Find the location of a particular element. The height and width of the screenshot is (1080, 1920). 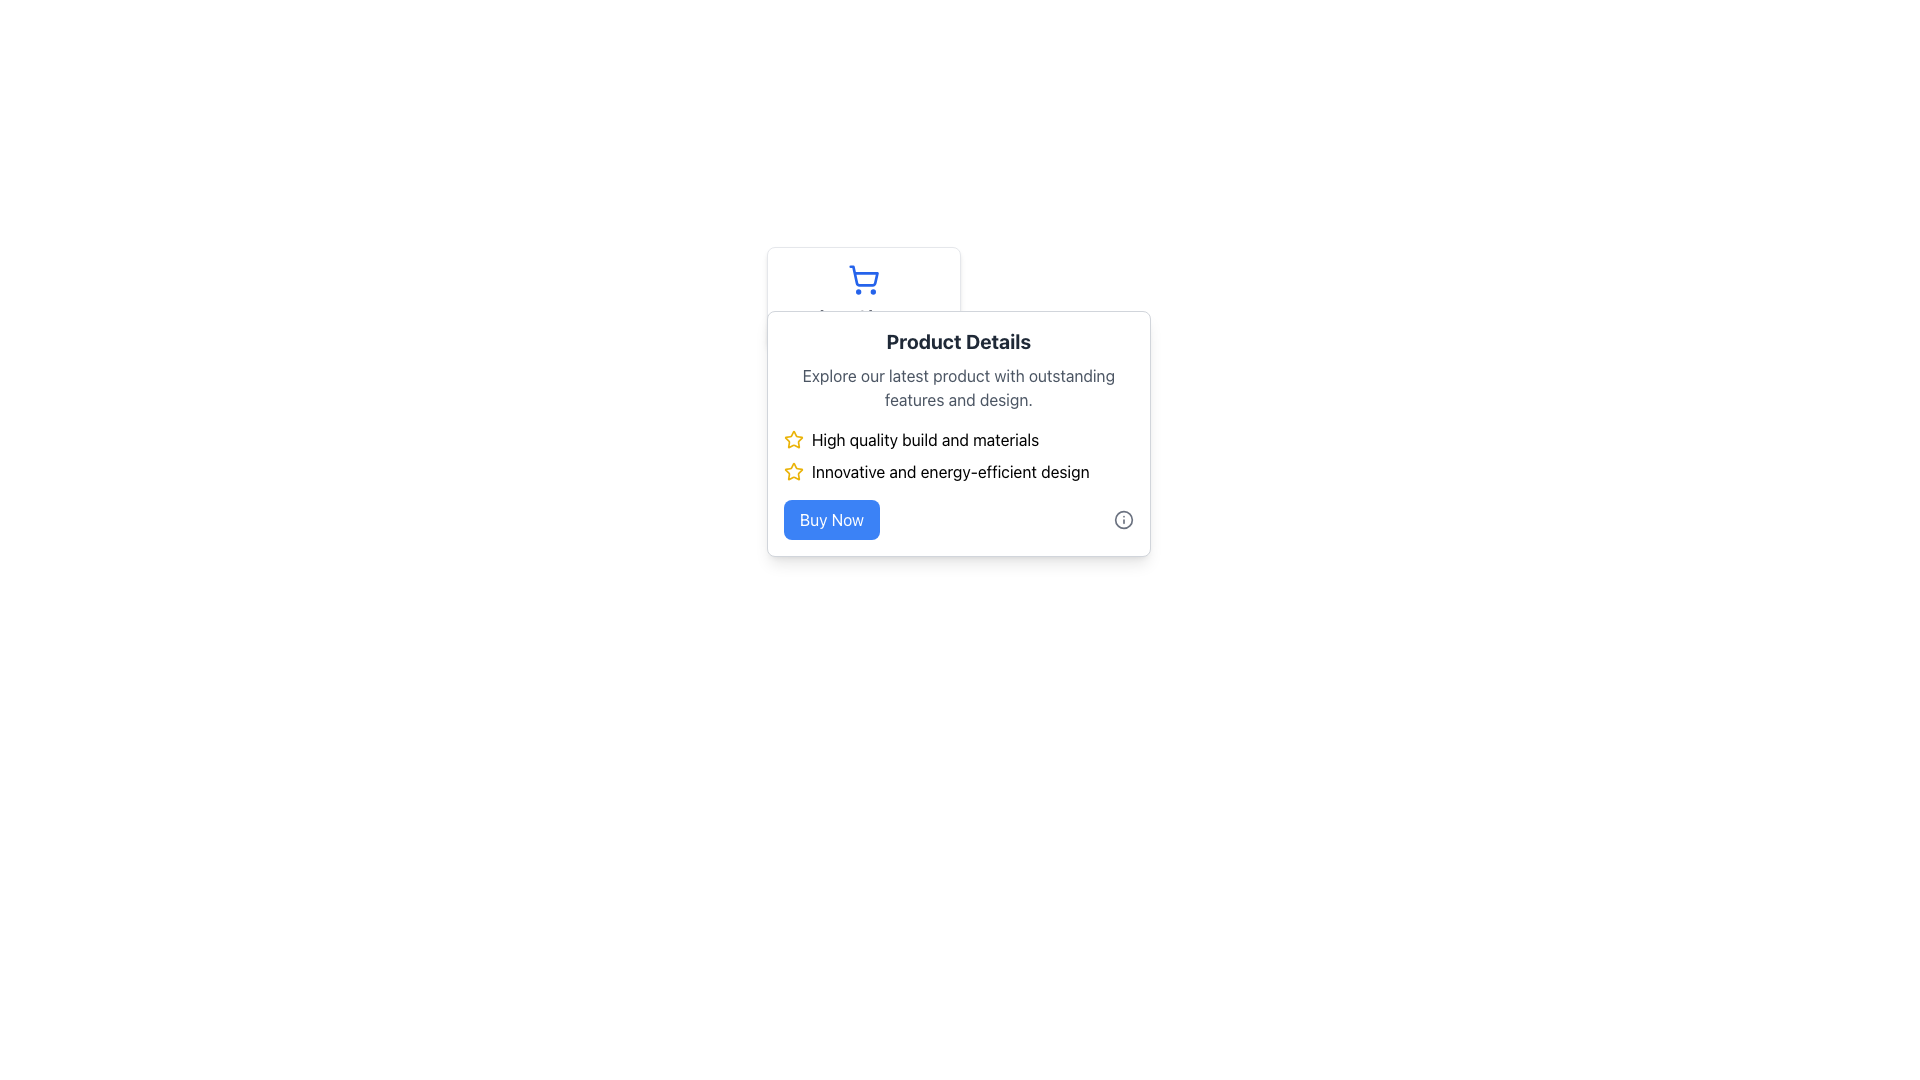

the purchase button located in the footer section of the card to observe the hover effect is located at coordinates (831, 519).